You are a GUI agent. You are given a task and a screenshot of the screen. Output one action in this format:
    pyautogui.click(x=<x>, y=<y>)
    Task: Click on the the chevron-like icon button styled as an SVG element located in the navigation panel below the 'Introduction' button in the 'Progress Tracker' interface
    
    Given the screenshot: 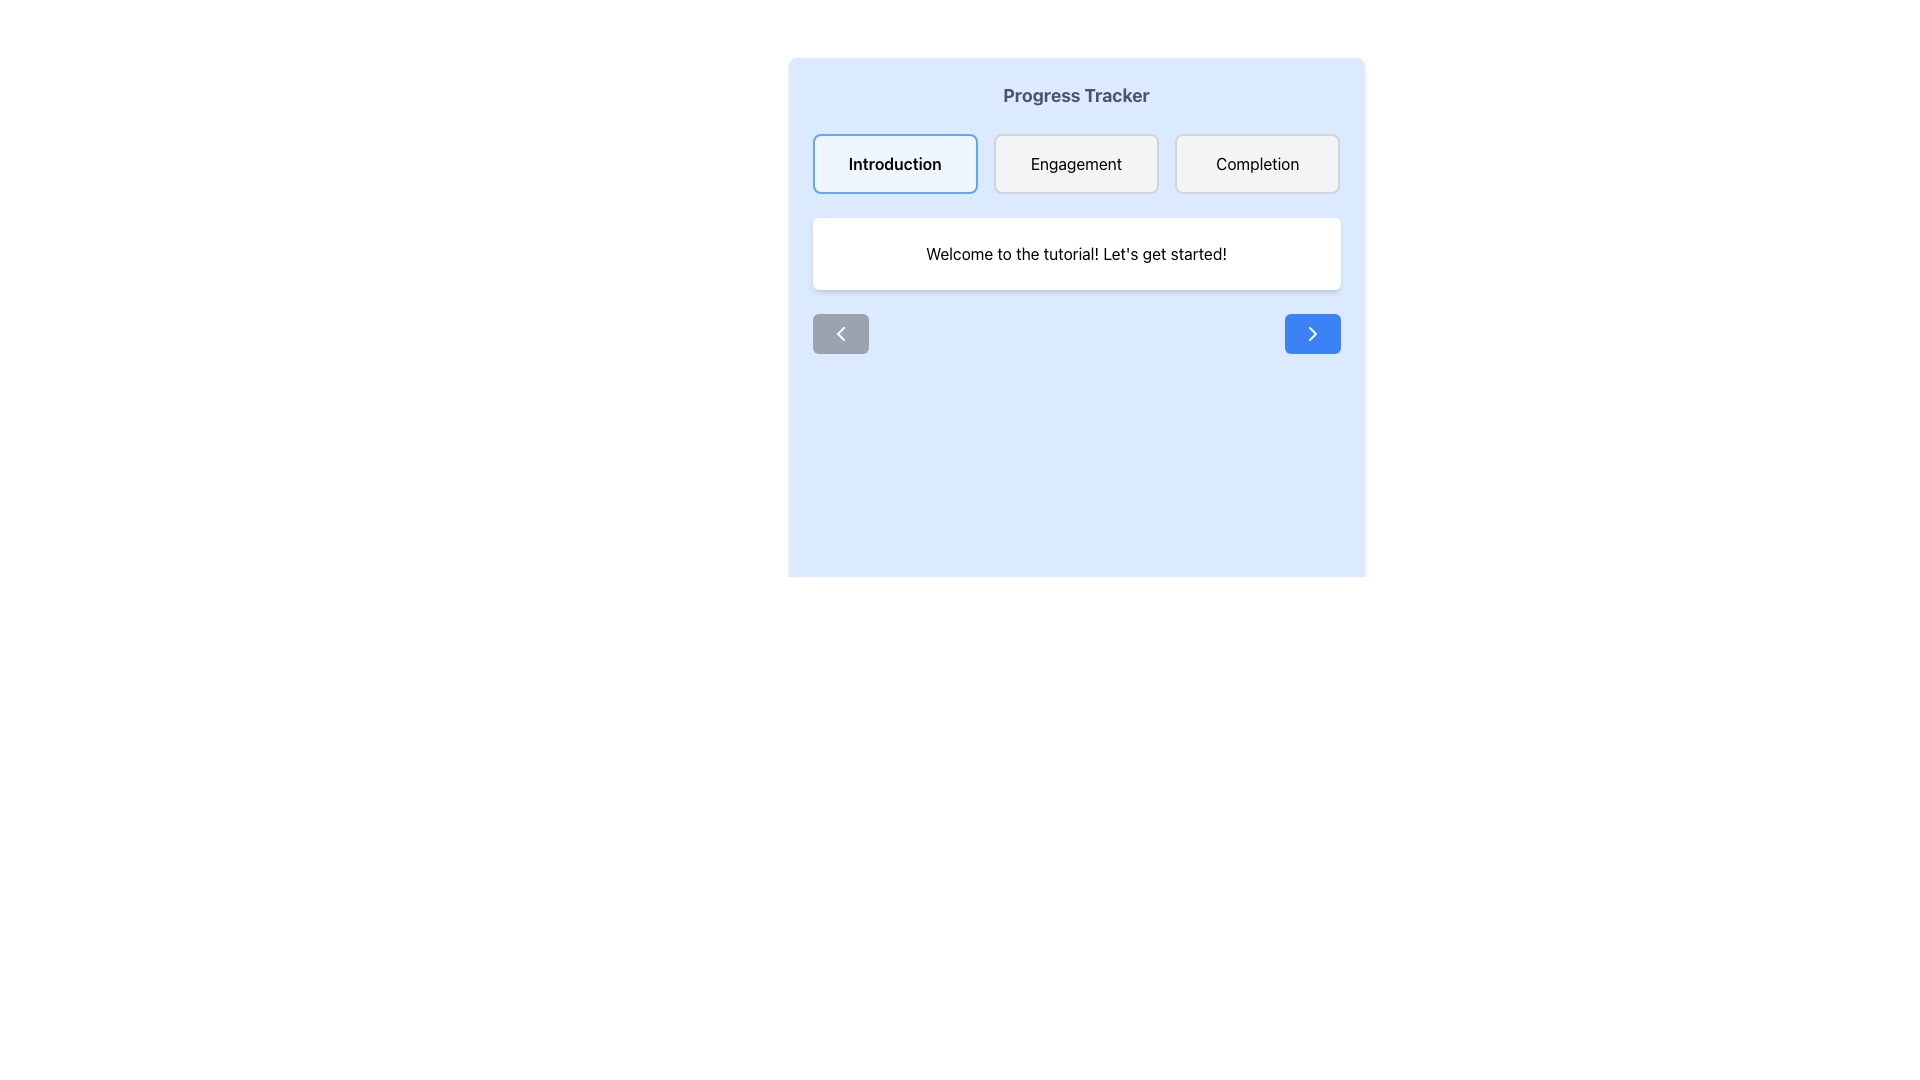 What is the action you would take?
    pyautogui.click(x=840, y=333)
    